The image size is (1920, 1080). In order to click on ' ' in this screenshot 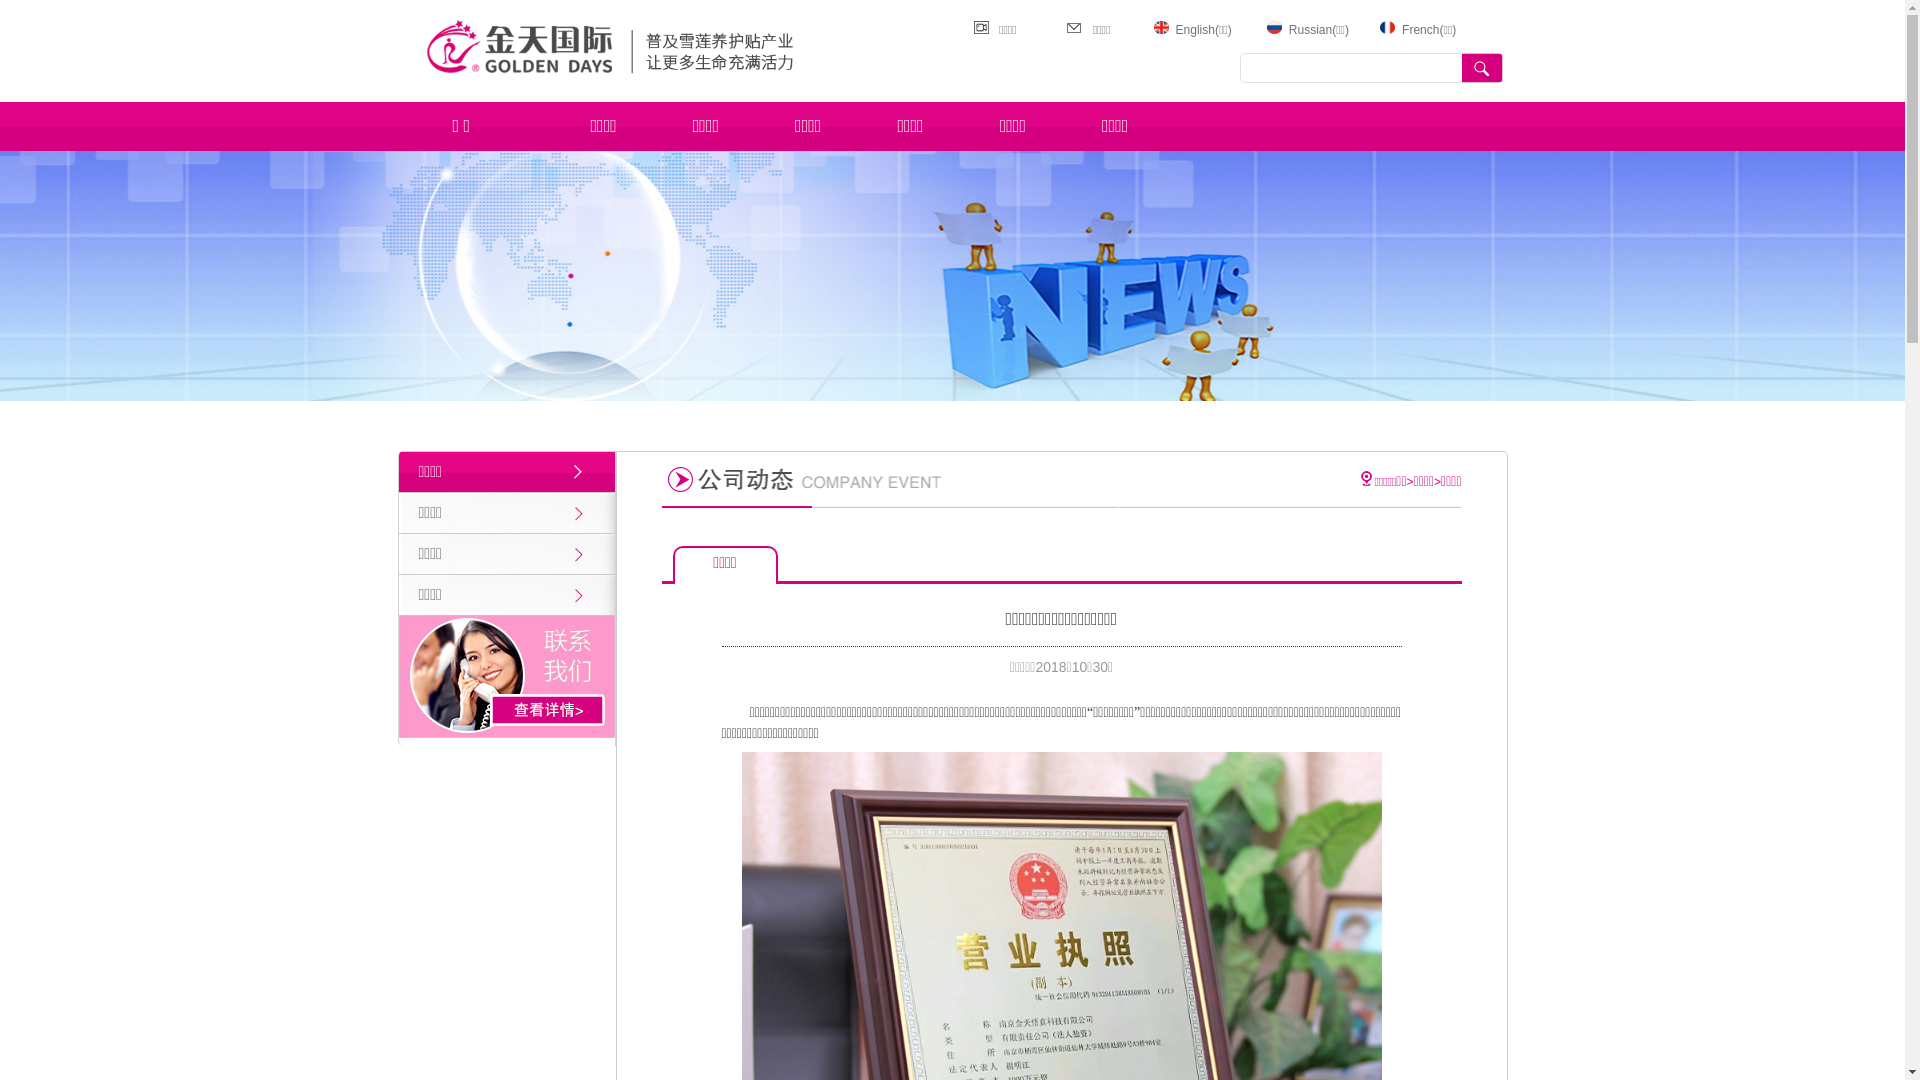, I will do `click(1482, 67)`.